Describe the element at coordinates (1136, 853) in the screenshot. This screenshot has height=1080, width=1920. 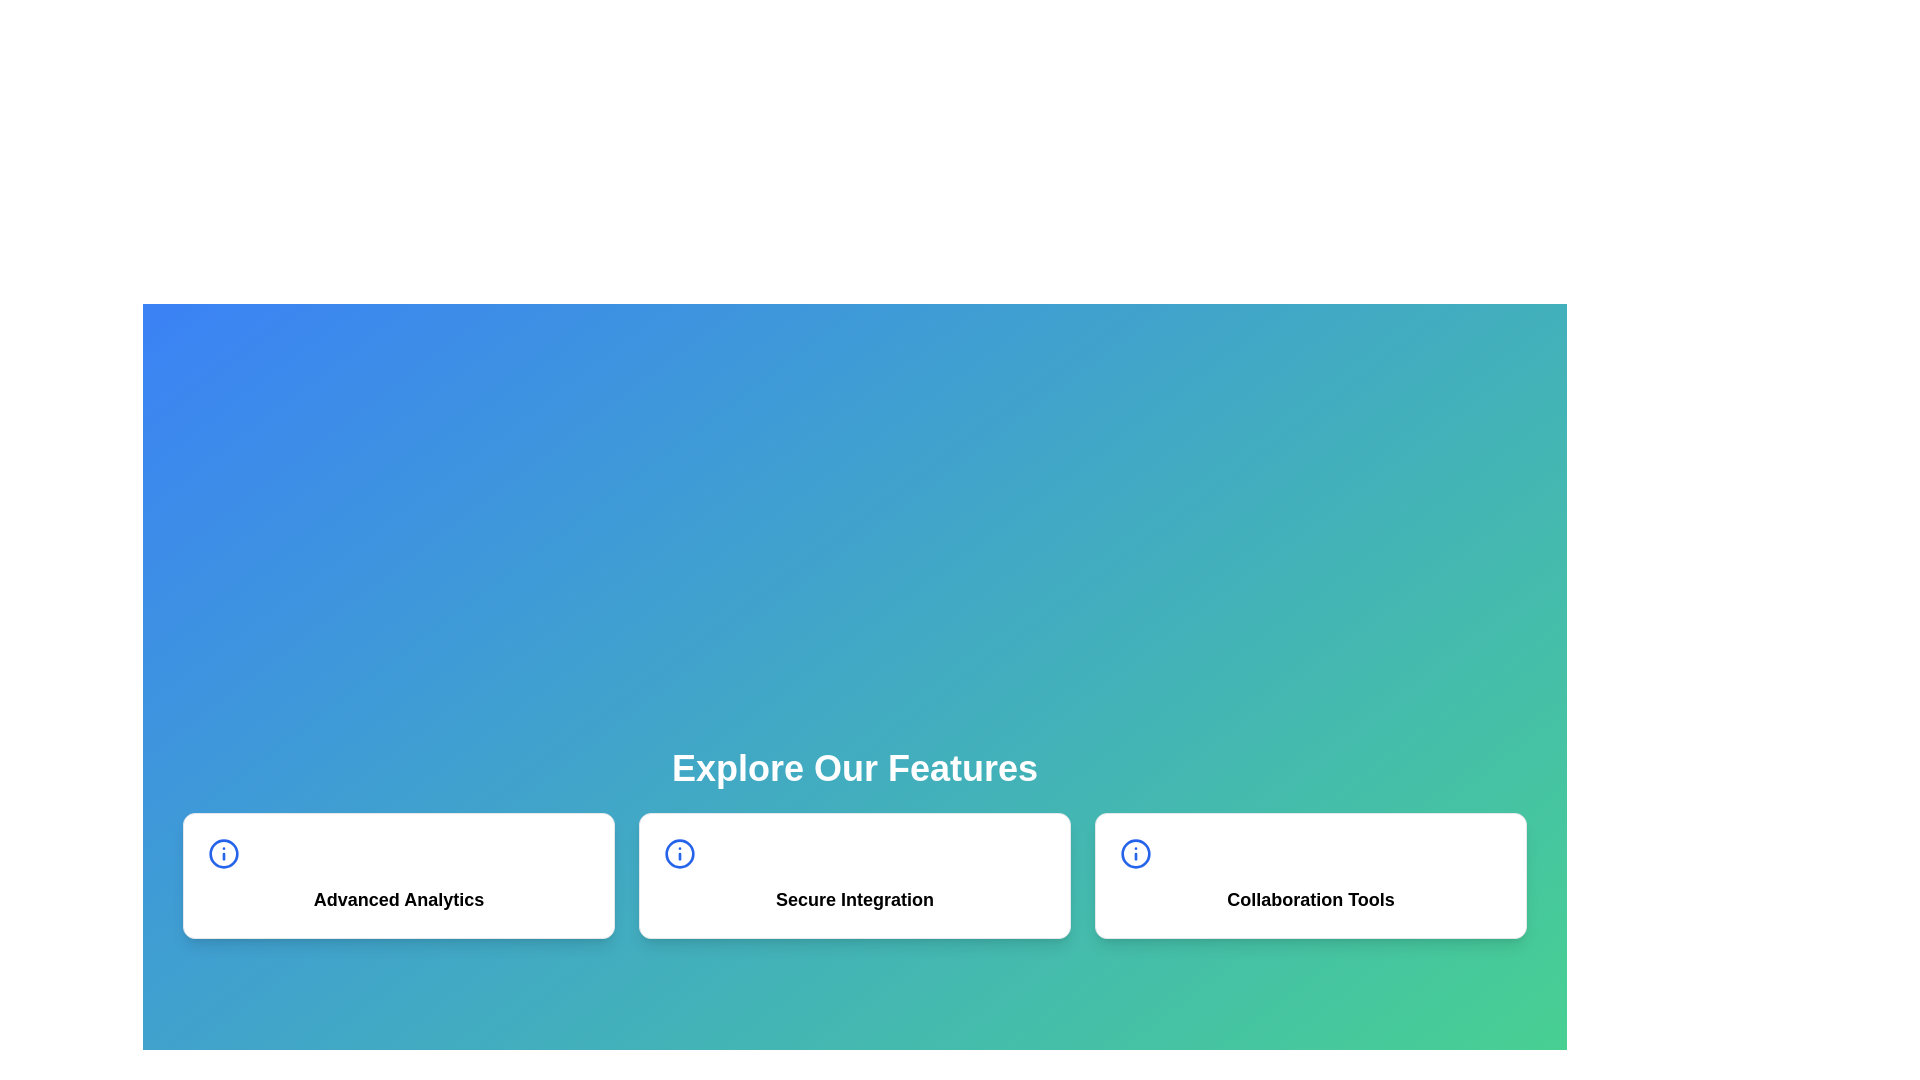
I see `the informational icon related to the 'Collaboration Tools' feature, which is located at the top-left corner of the card` at that location.